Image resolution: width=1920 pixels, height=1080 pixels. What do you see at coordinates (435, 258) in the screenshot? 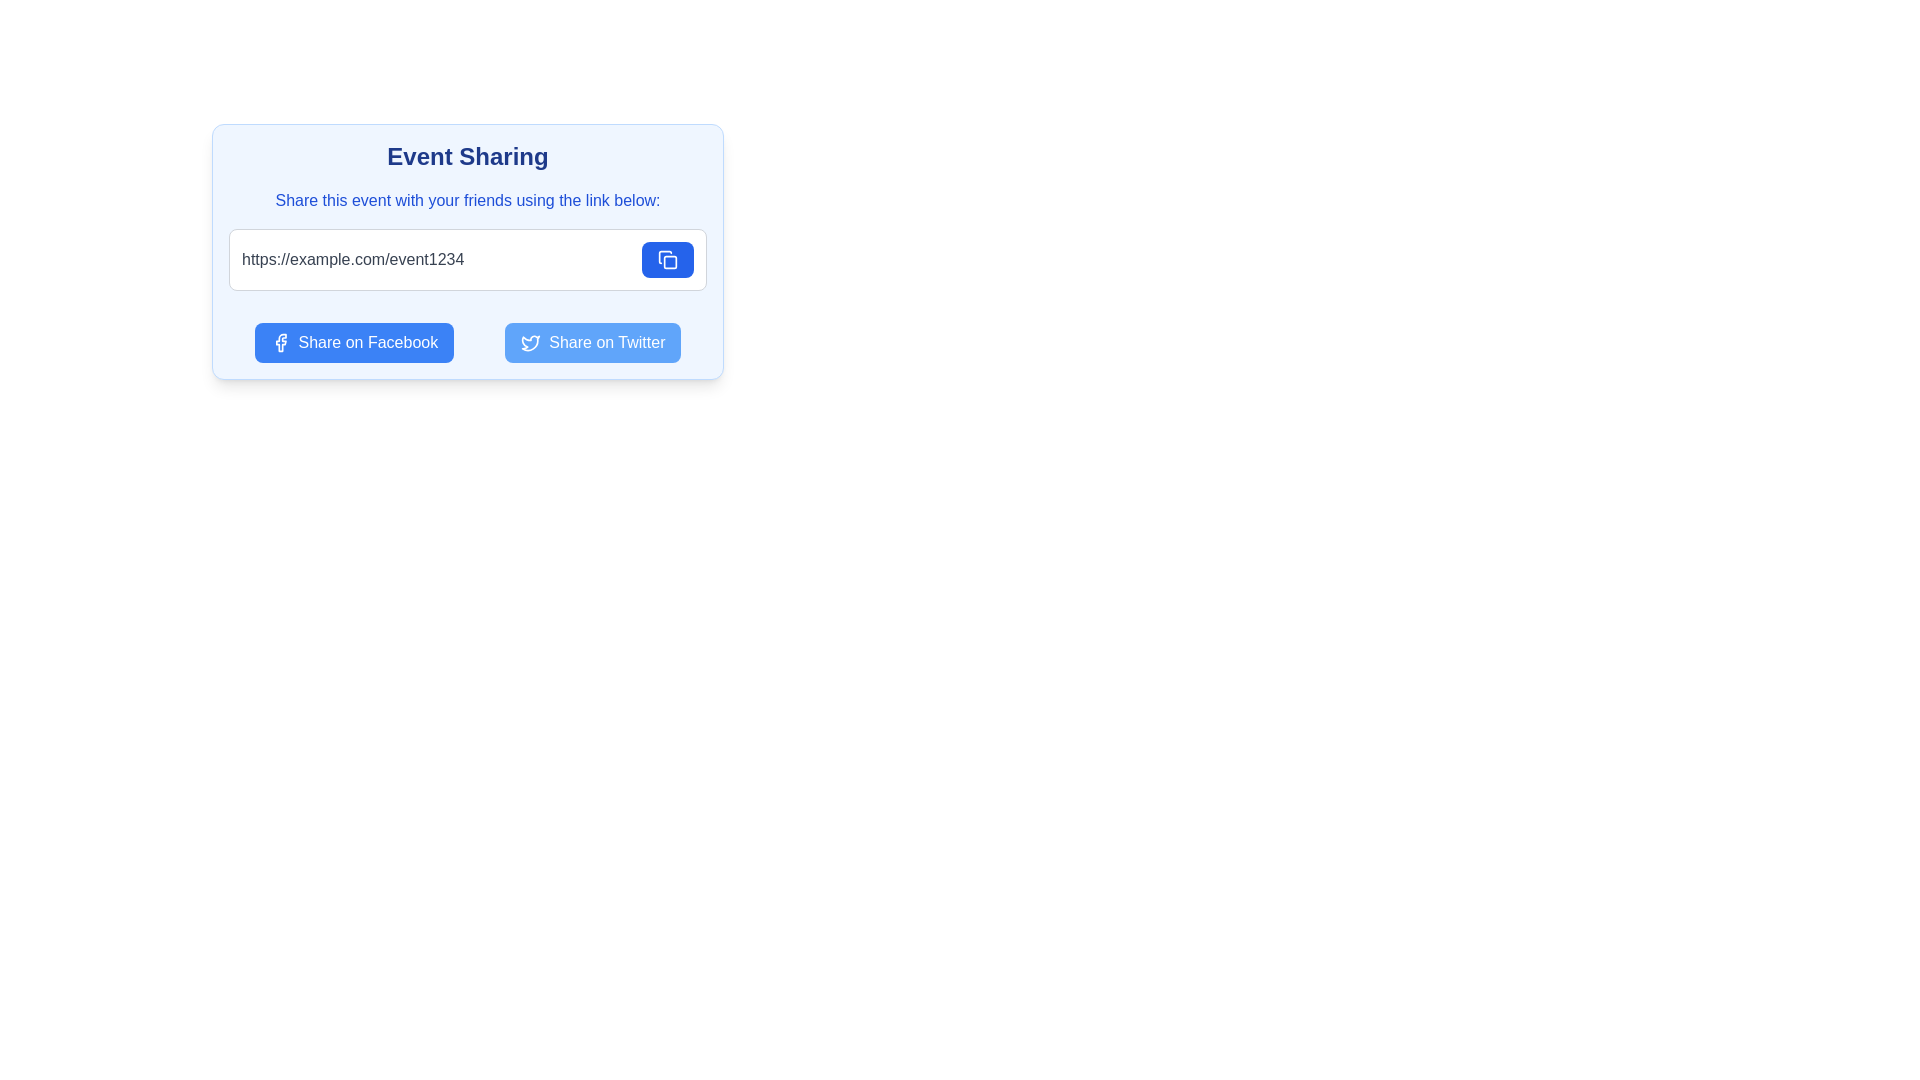
I see `the Text Input Field that allows the user` at bounding box center [435, 258].